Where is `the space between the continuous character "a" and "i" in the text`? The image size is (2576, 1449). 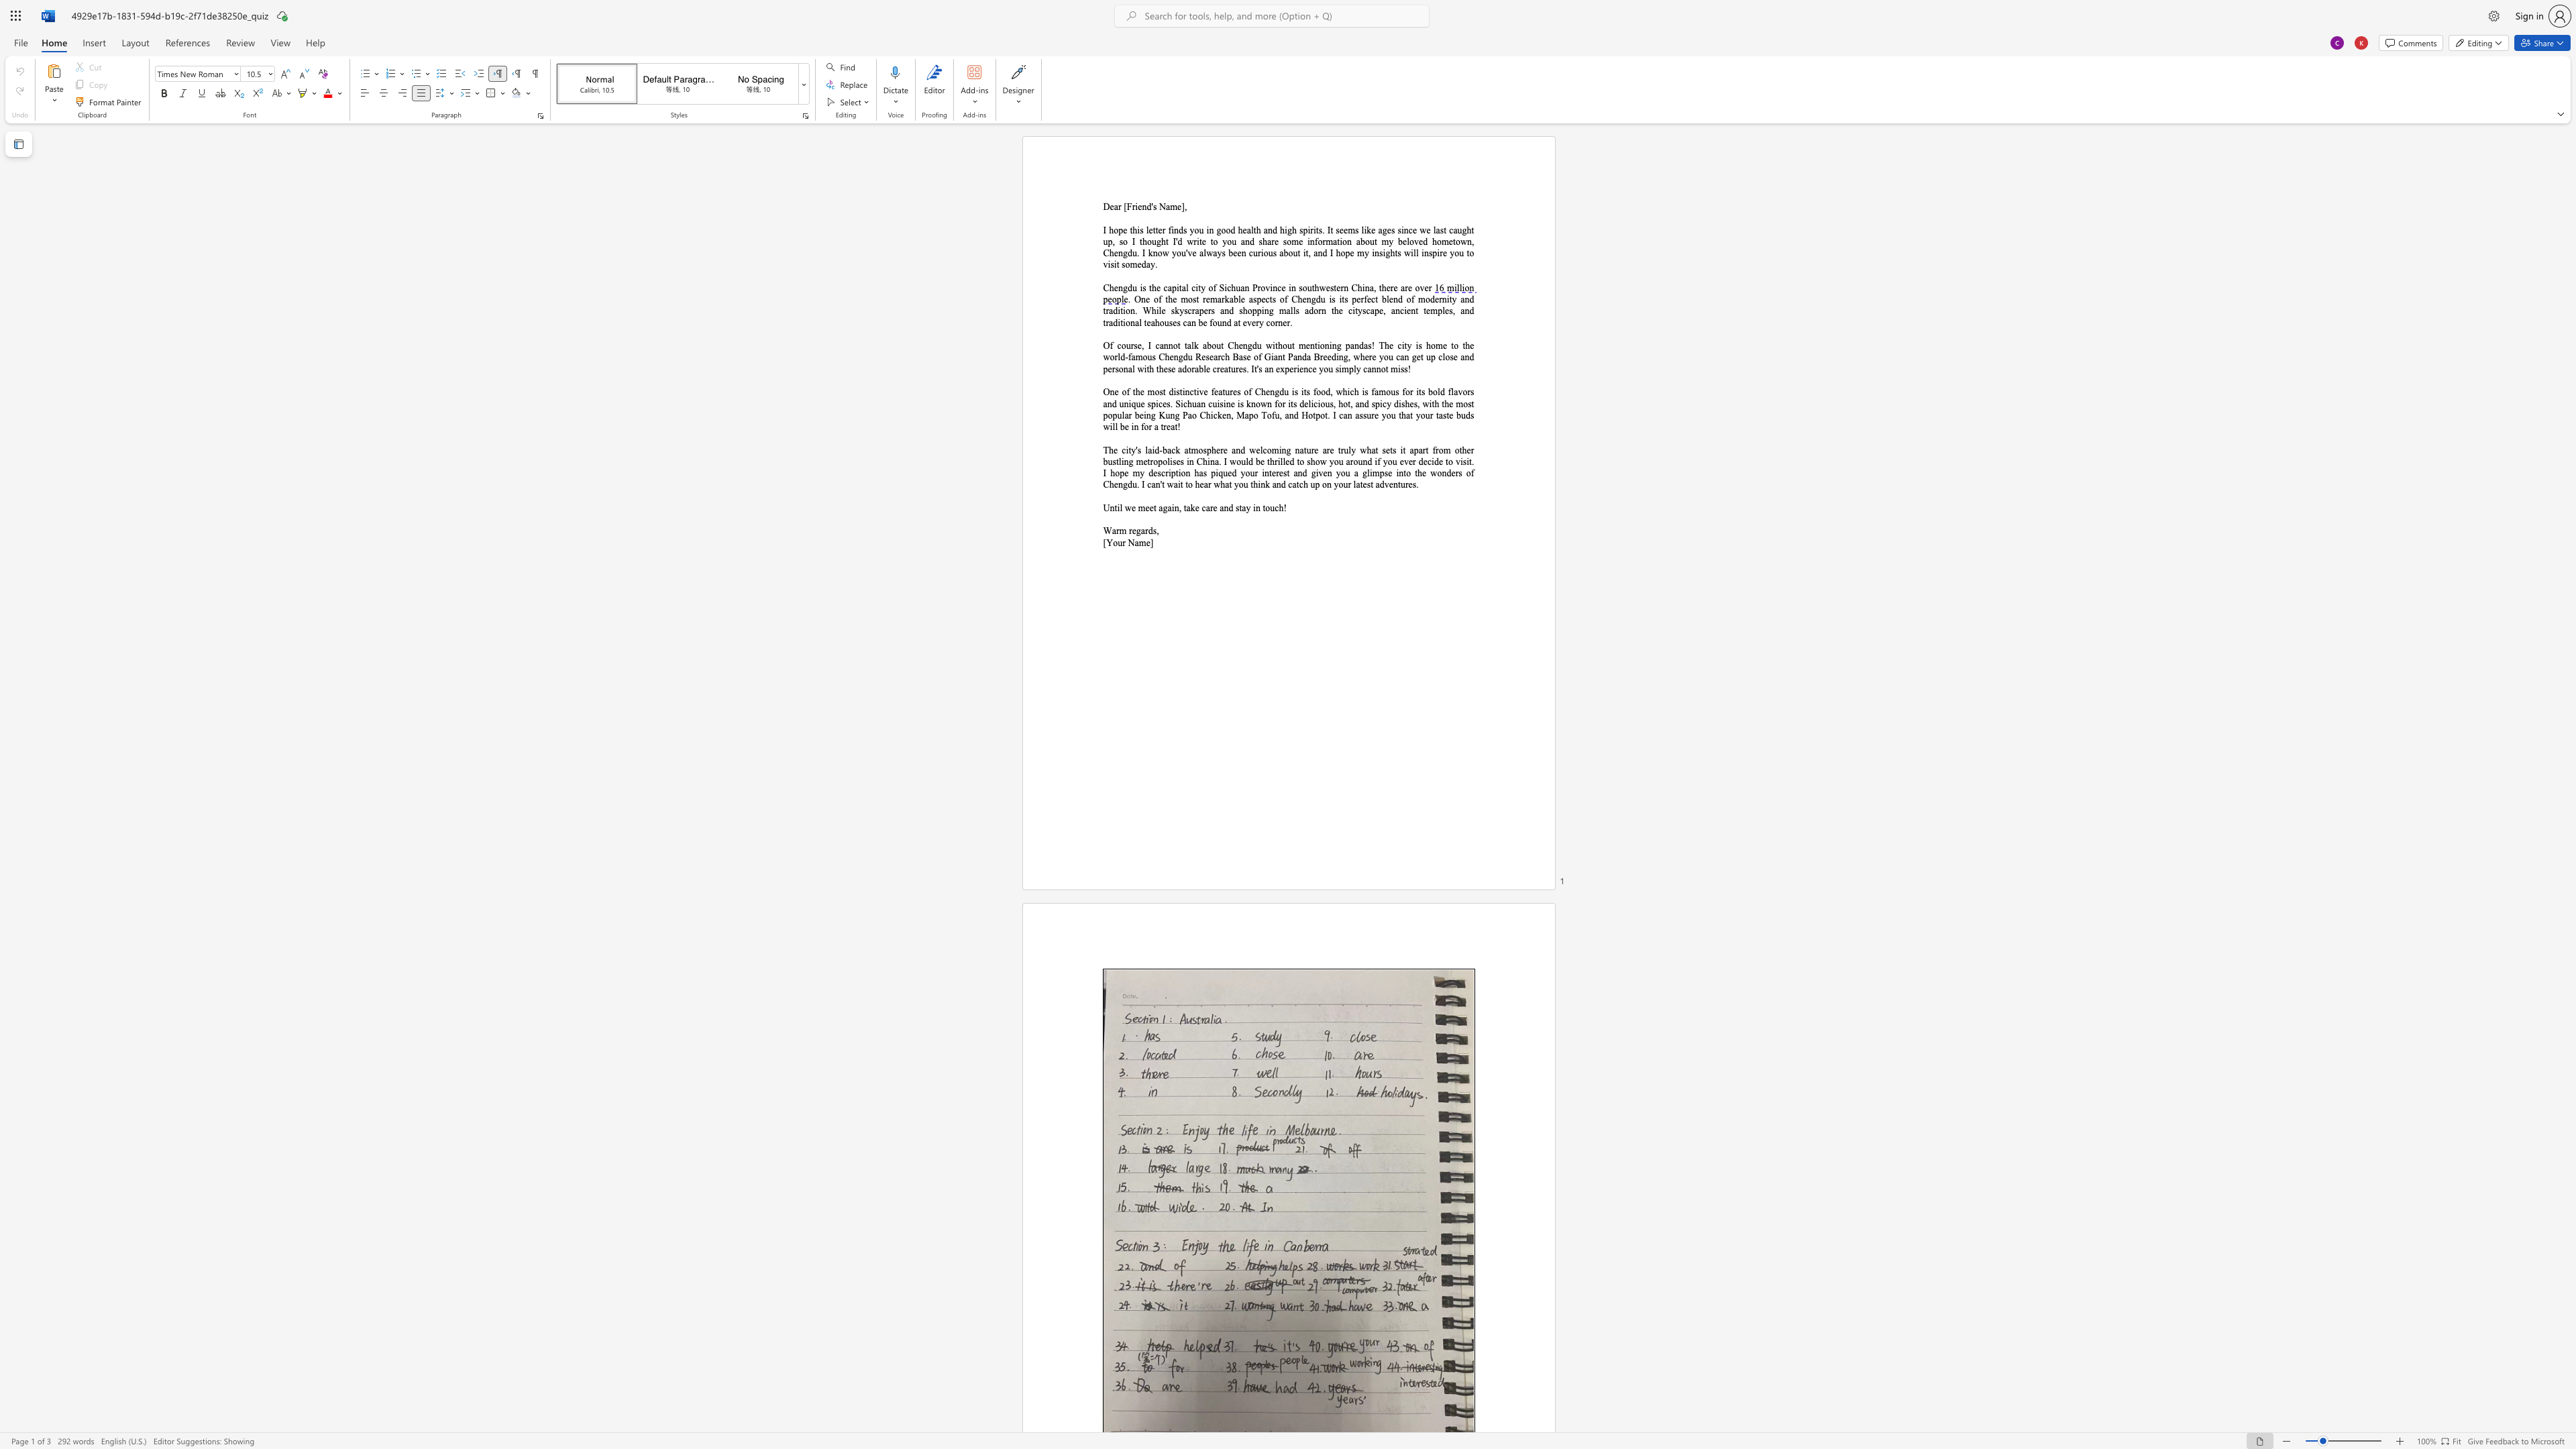 the space between the continuous character "a" and "i" in the text is located at coordinates (1176, 484).